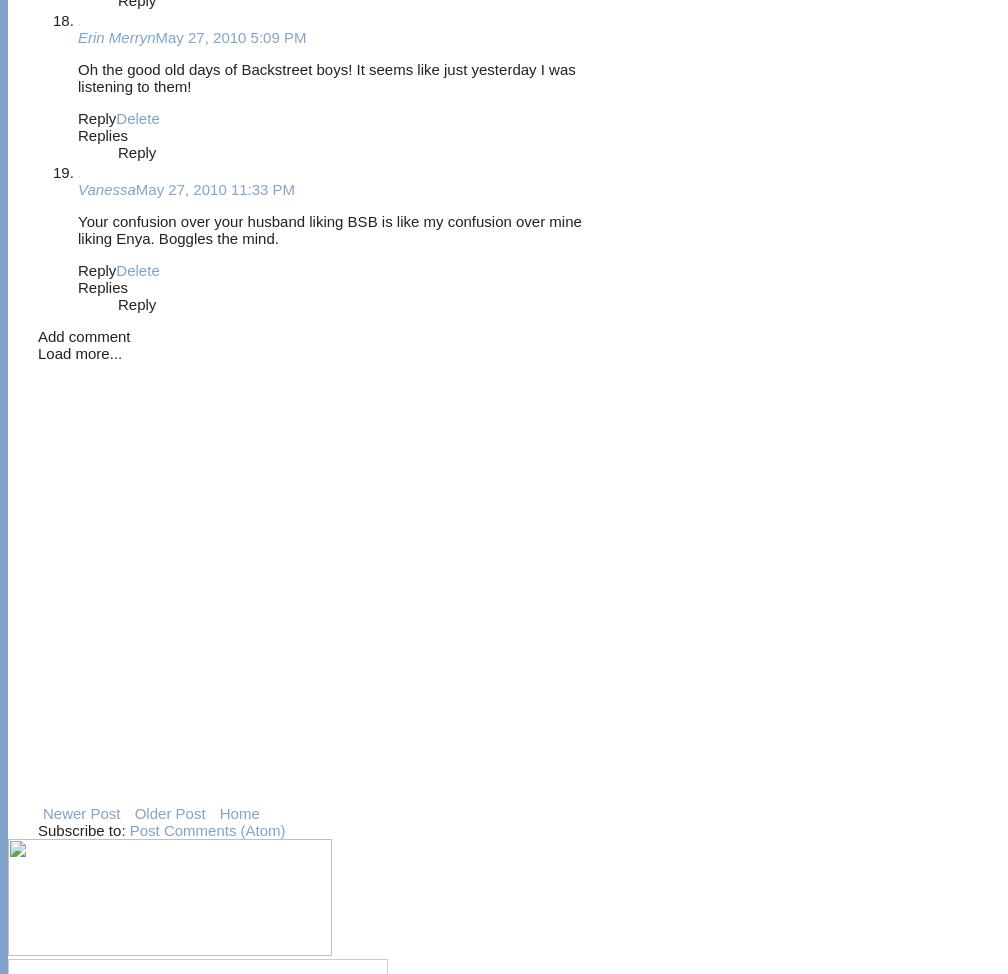 The image size is (1008, 974). What do you see at coordinates (43, 812) in the screenshot?
I see `'Newer Post'` at bounding box center [43, 812].